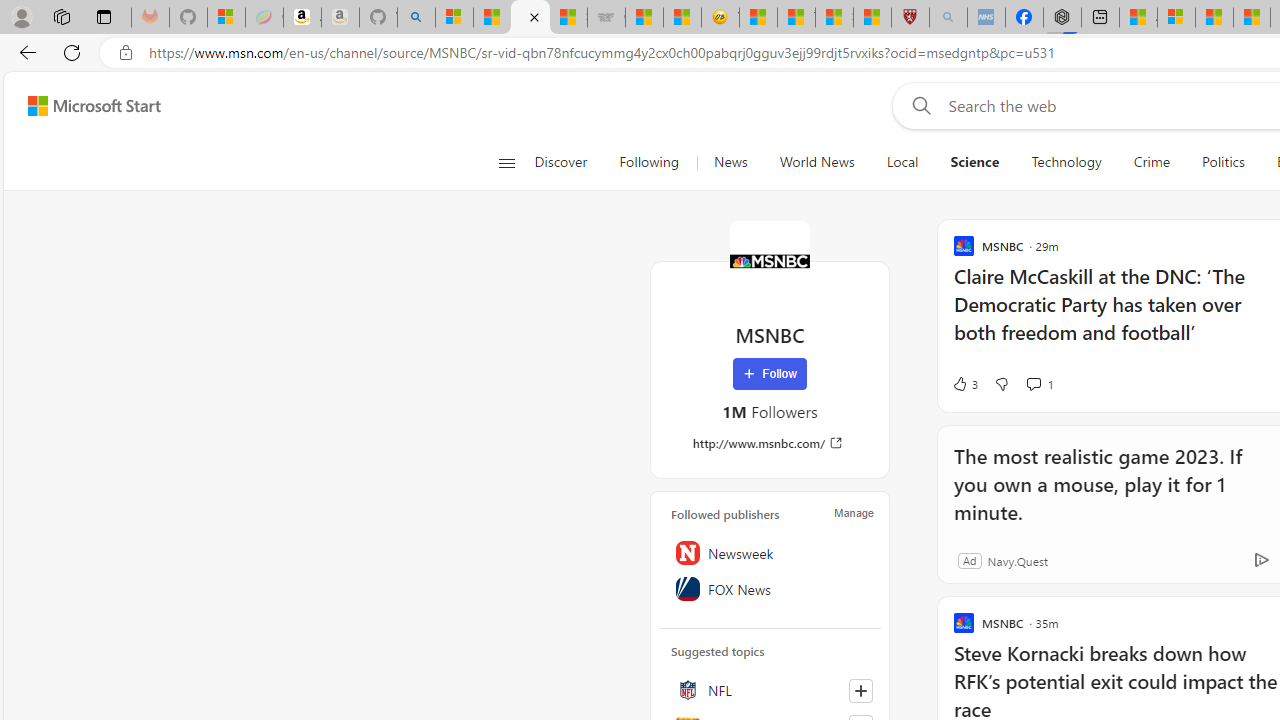 This screenshot has width=1280, height=720. What do you see at coordinates (964, 384) in the screenshot?
I see `'3 Like'` at bounding box center [964, 384].